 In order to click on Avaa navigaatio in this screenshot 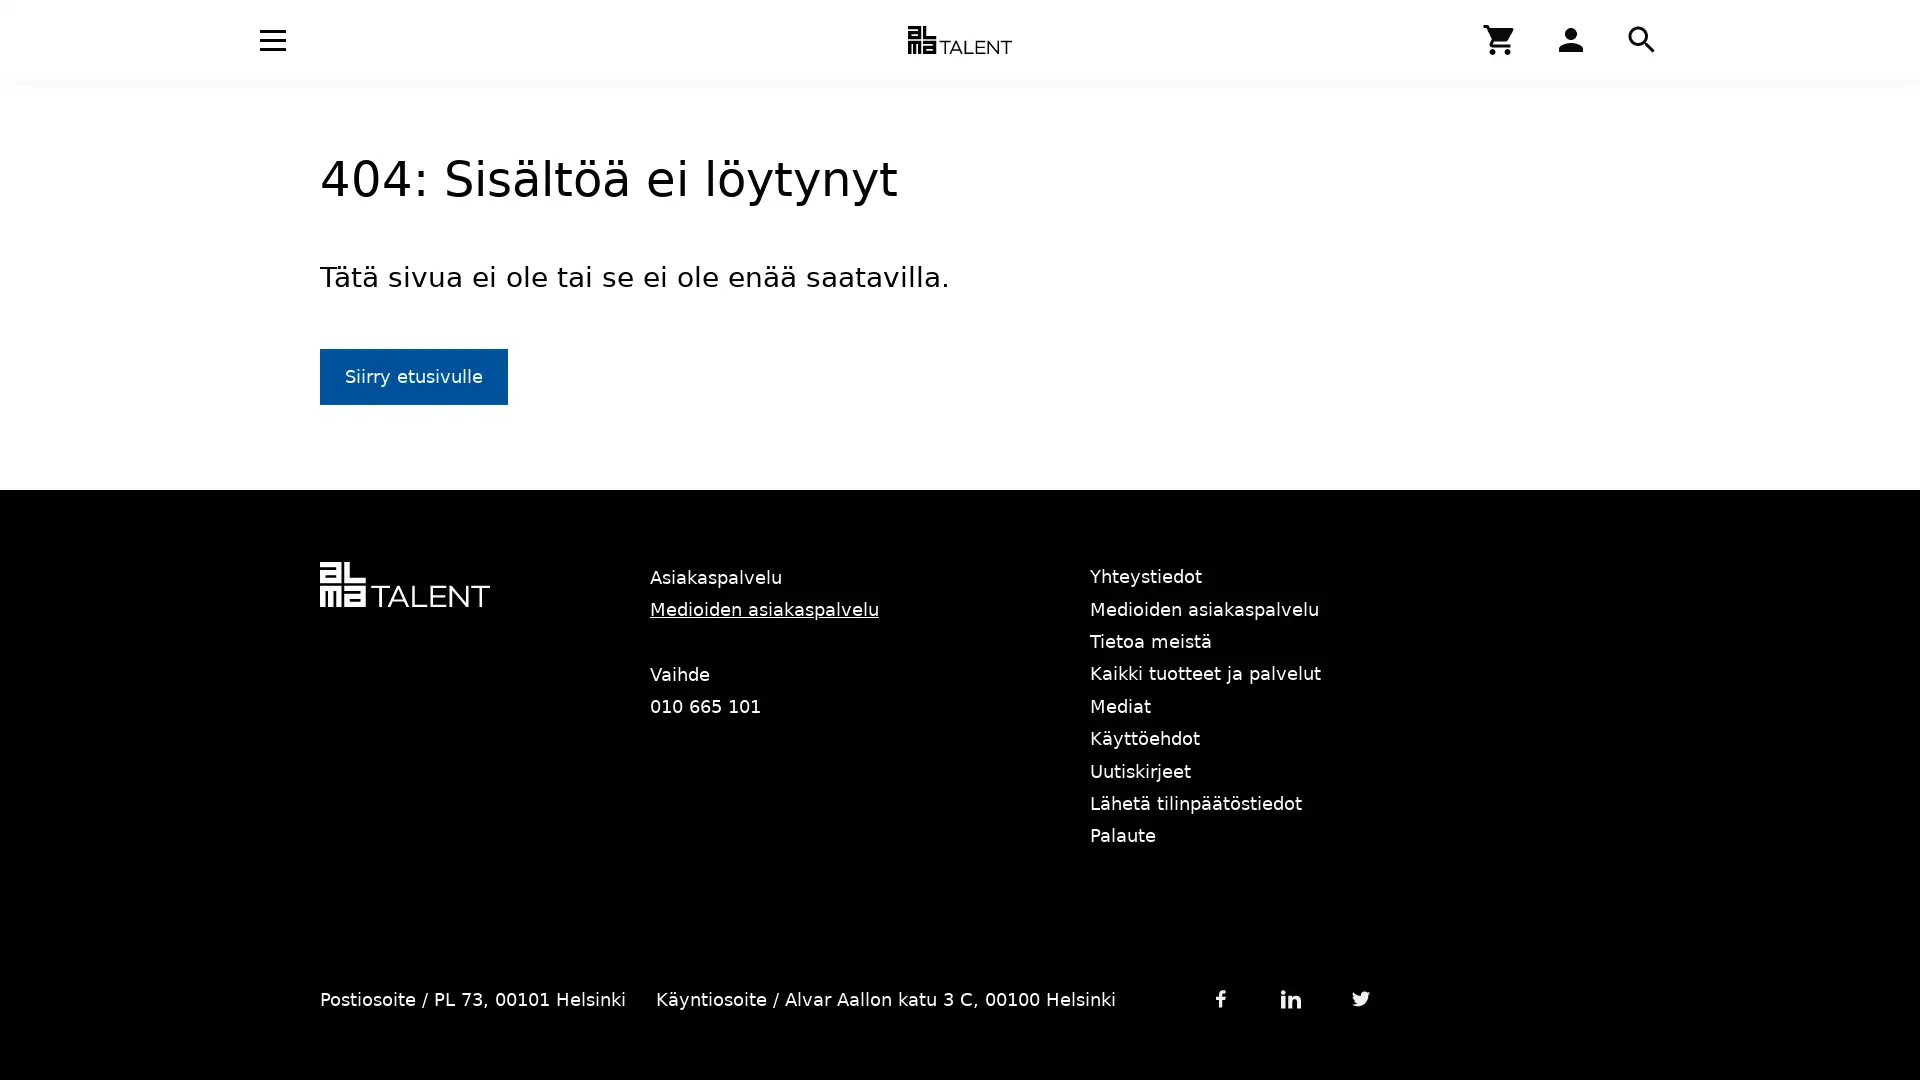, I will do `click(272, 39)`.